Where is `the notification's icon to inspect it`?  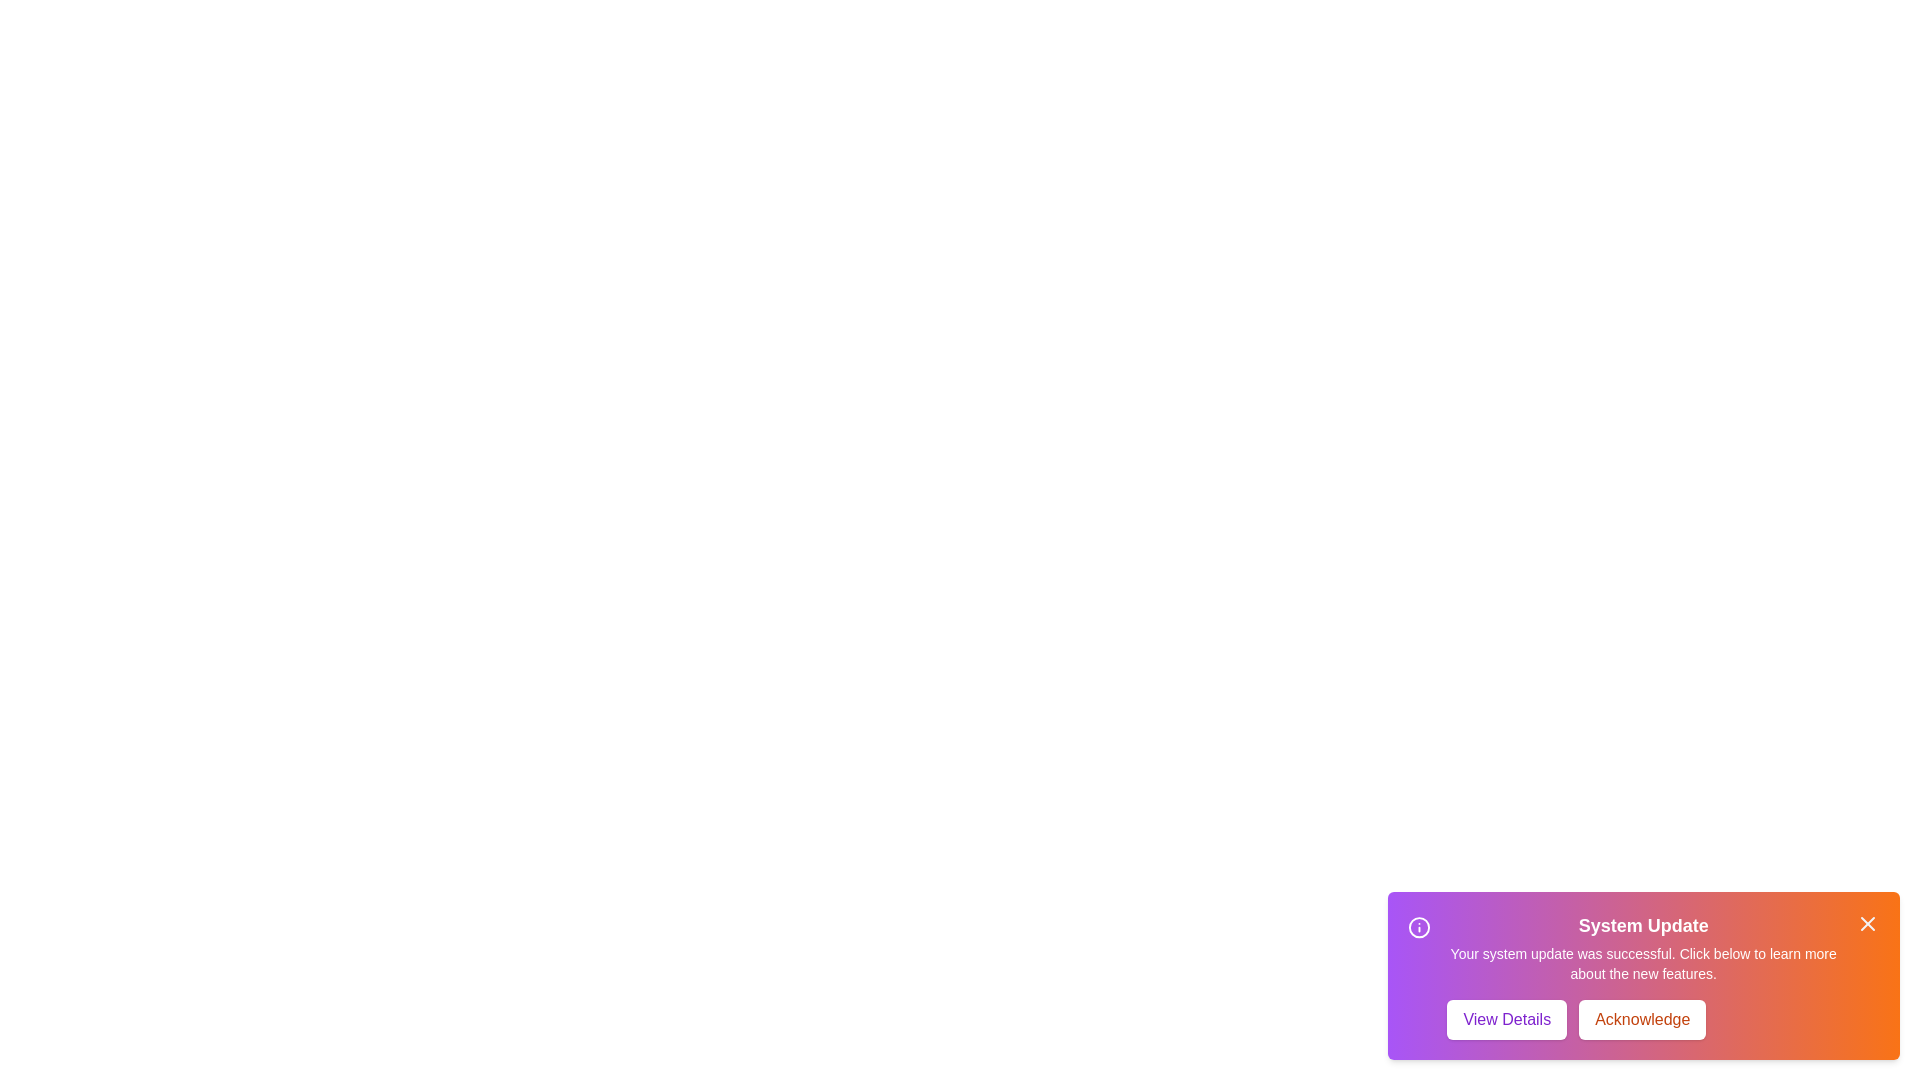
the notification's icon to inspect it is located at coordinates (1418, 928).